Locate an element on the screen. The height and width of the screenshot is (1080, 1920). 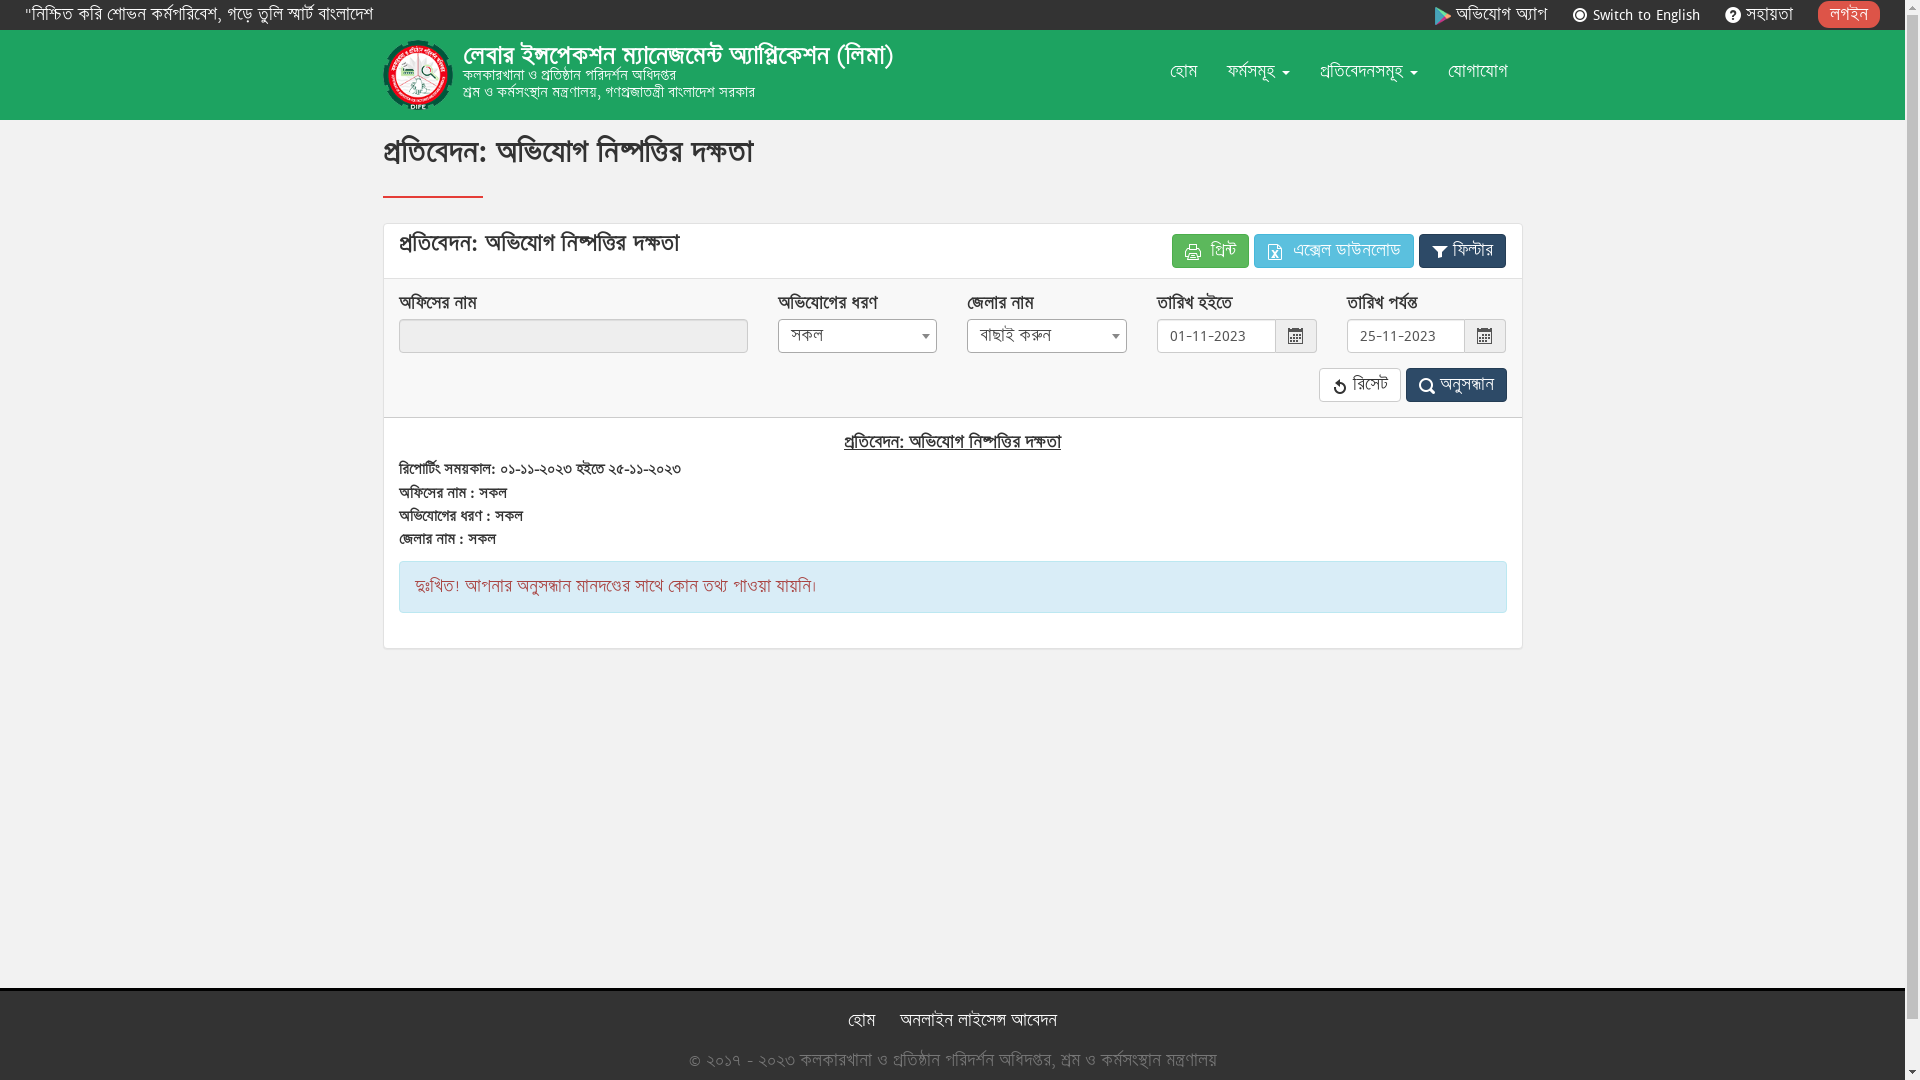
'Switch to English' is located at coordinates (1636, 14).